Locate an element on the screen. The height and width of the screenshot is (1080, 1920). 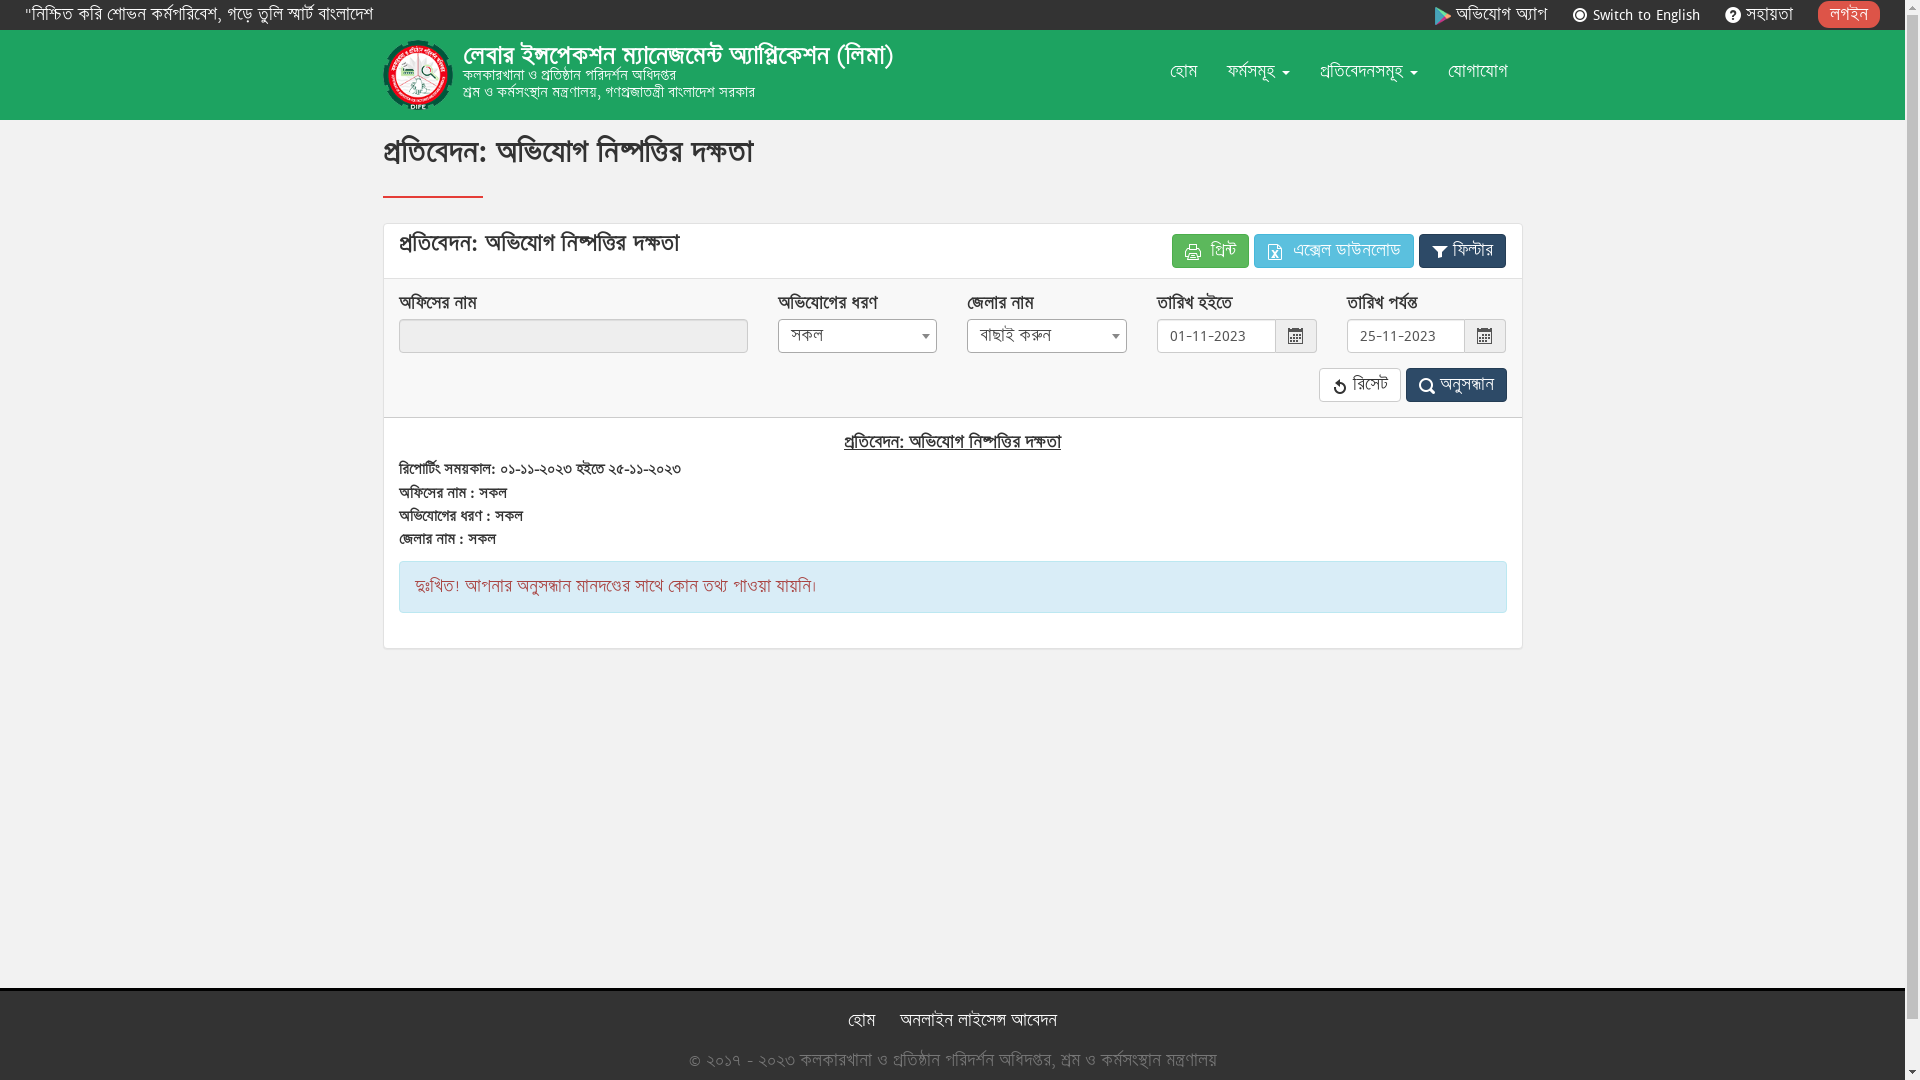
'Switch to English' is located at coordinates (1636, 14).